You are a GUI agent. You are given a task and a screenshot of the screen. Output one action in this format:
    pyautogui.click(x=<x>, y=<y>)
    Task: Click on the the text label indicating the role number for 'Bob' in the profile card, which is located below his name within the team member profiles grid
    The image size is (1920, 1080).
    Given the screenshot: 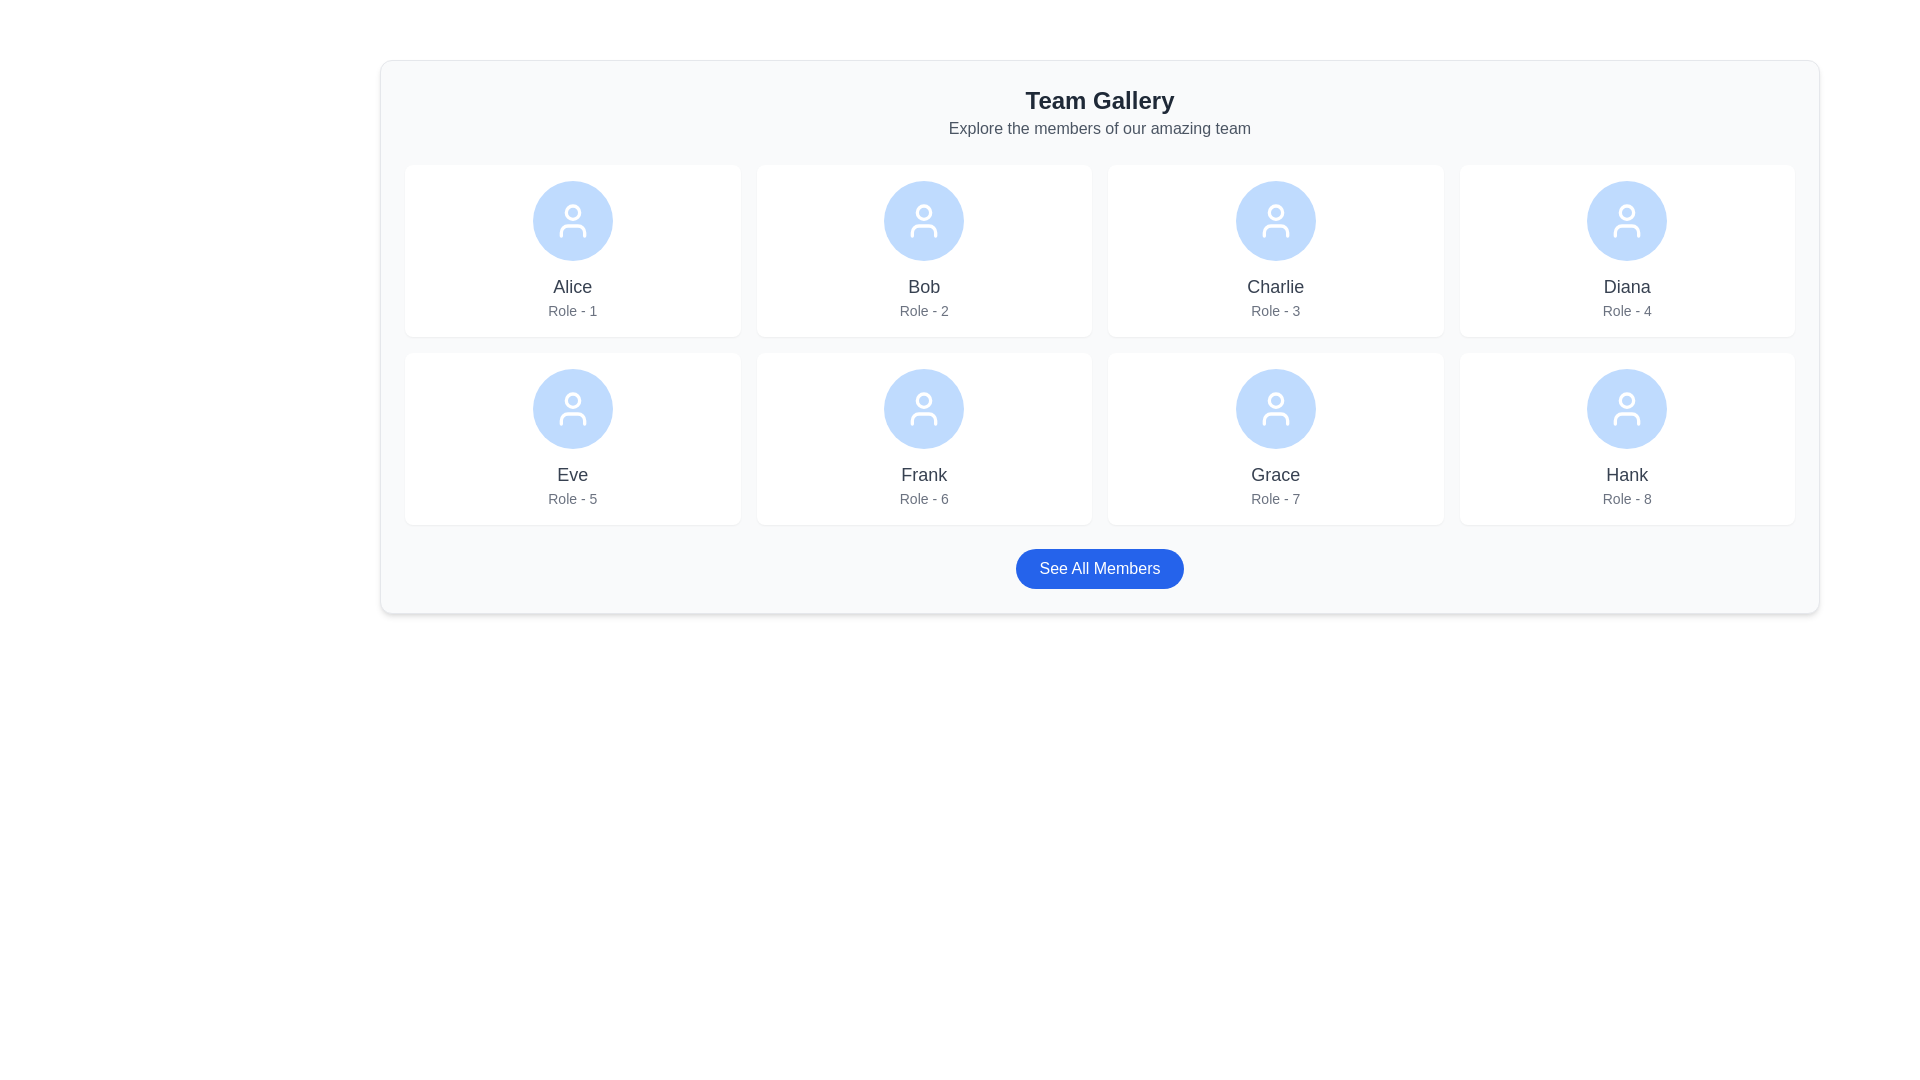 What is the action you would take?
    pyautogui.click(x=923, y=311)
    